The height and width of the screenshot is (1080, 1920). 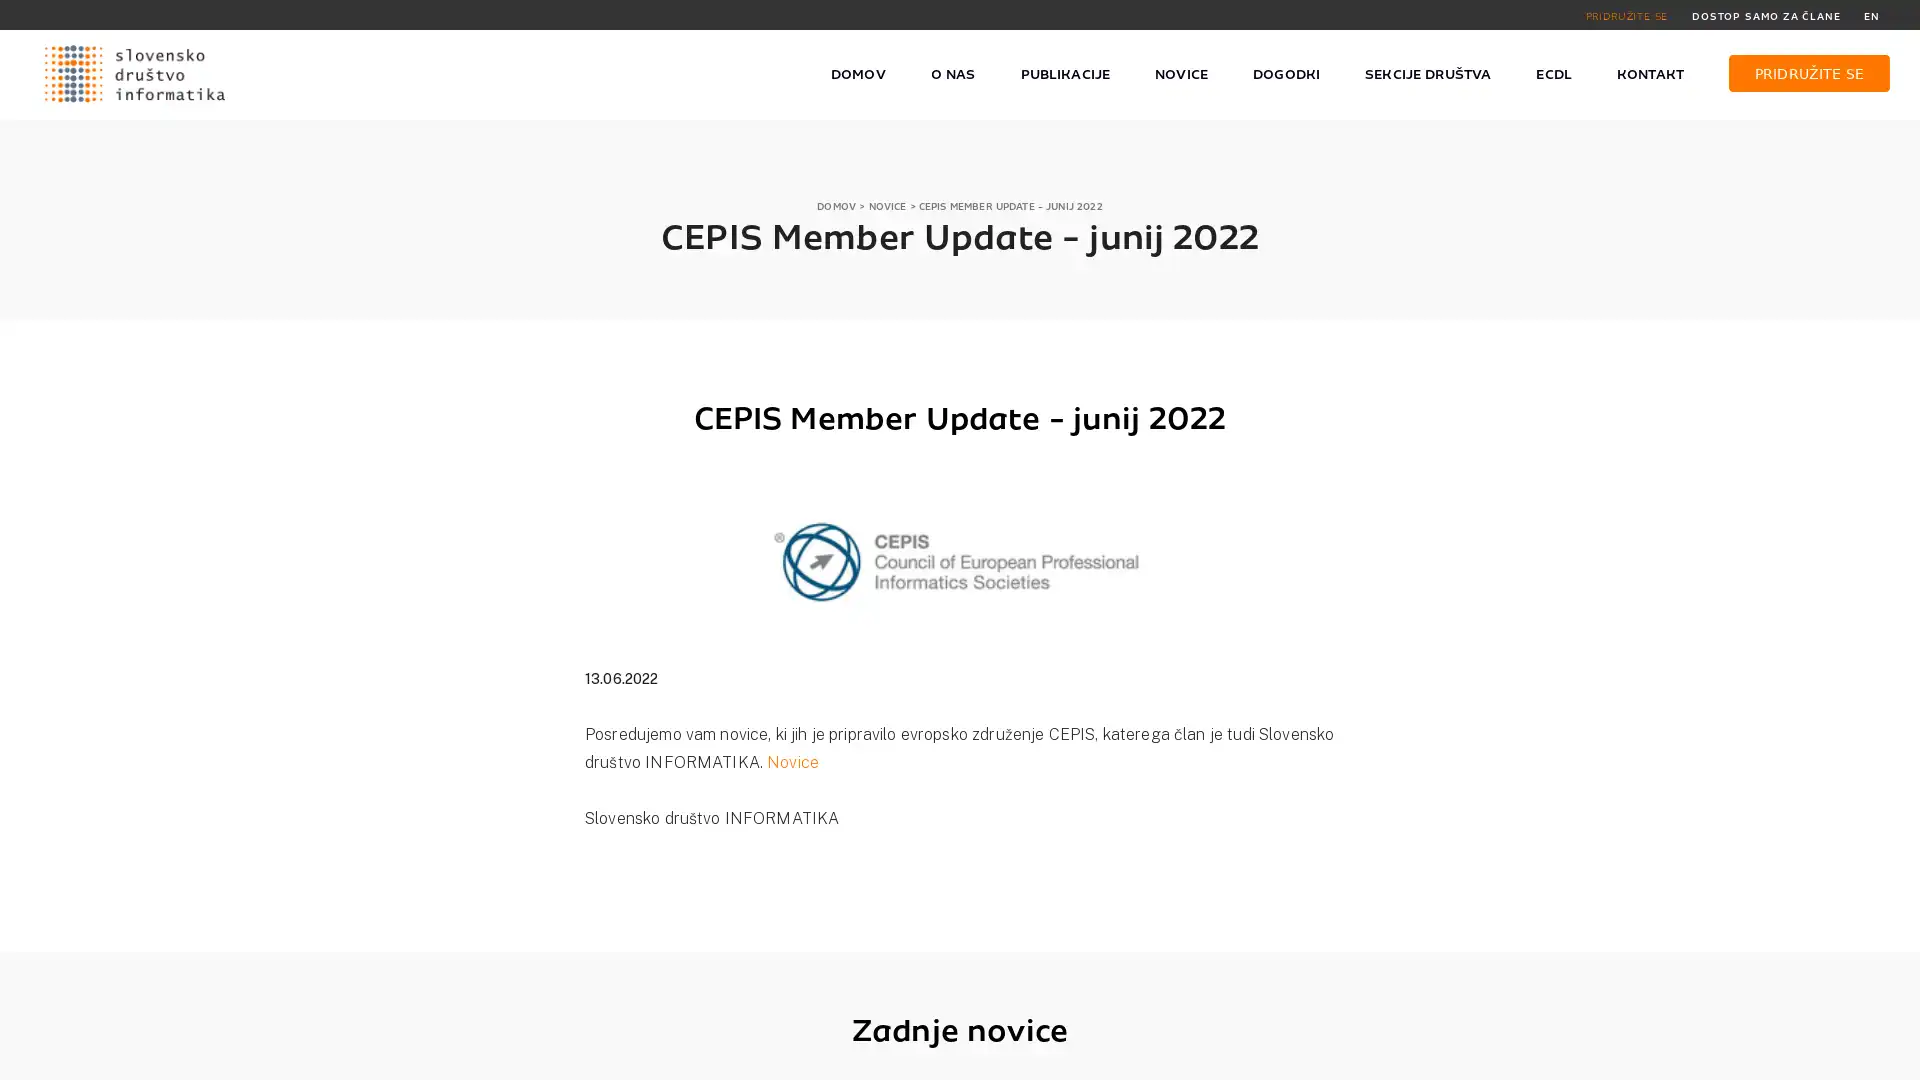 I want to click on Uredi piskotke, so click(x=1420, y=1053).